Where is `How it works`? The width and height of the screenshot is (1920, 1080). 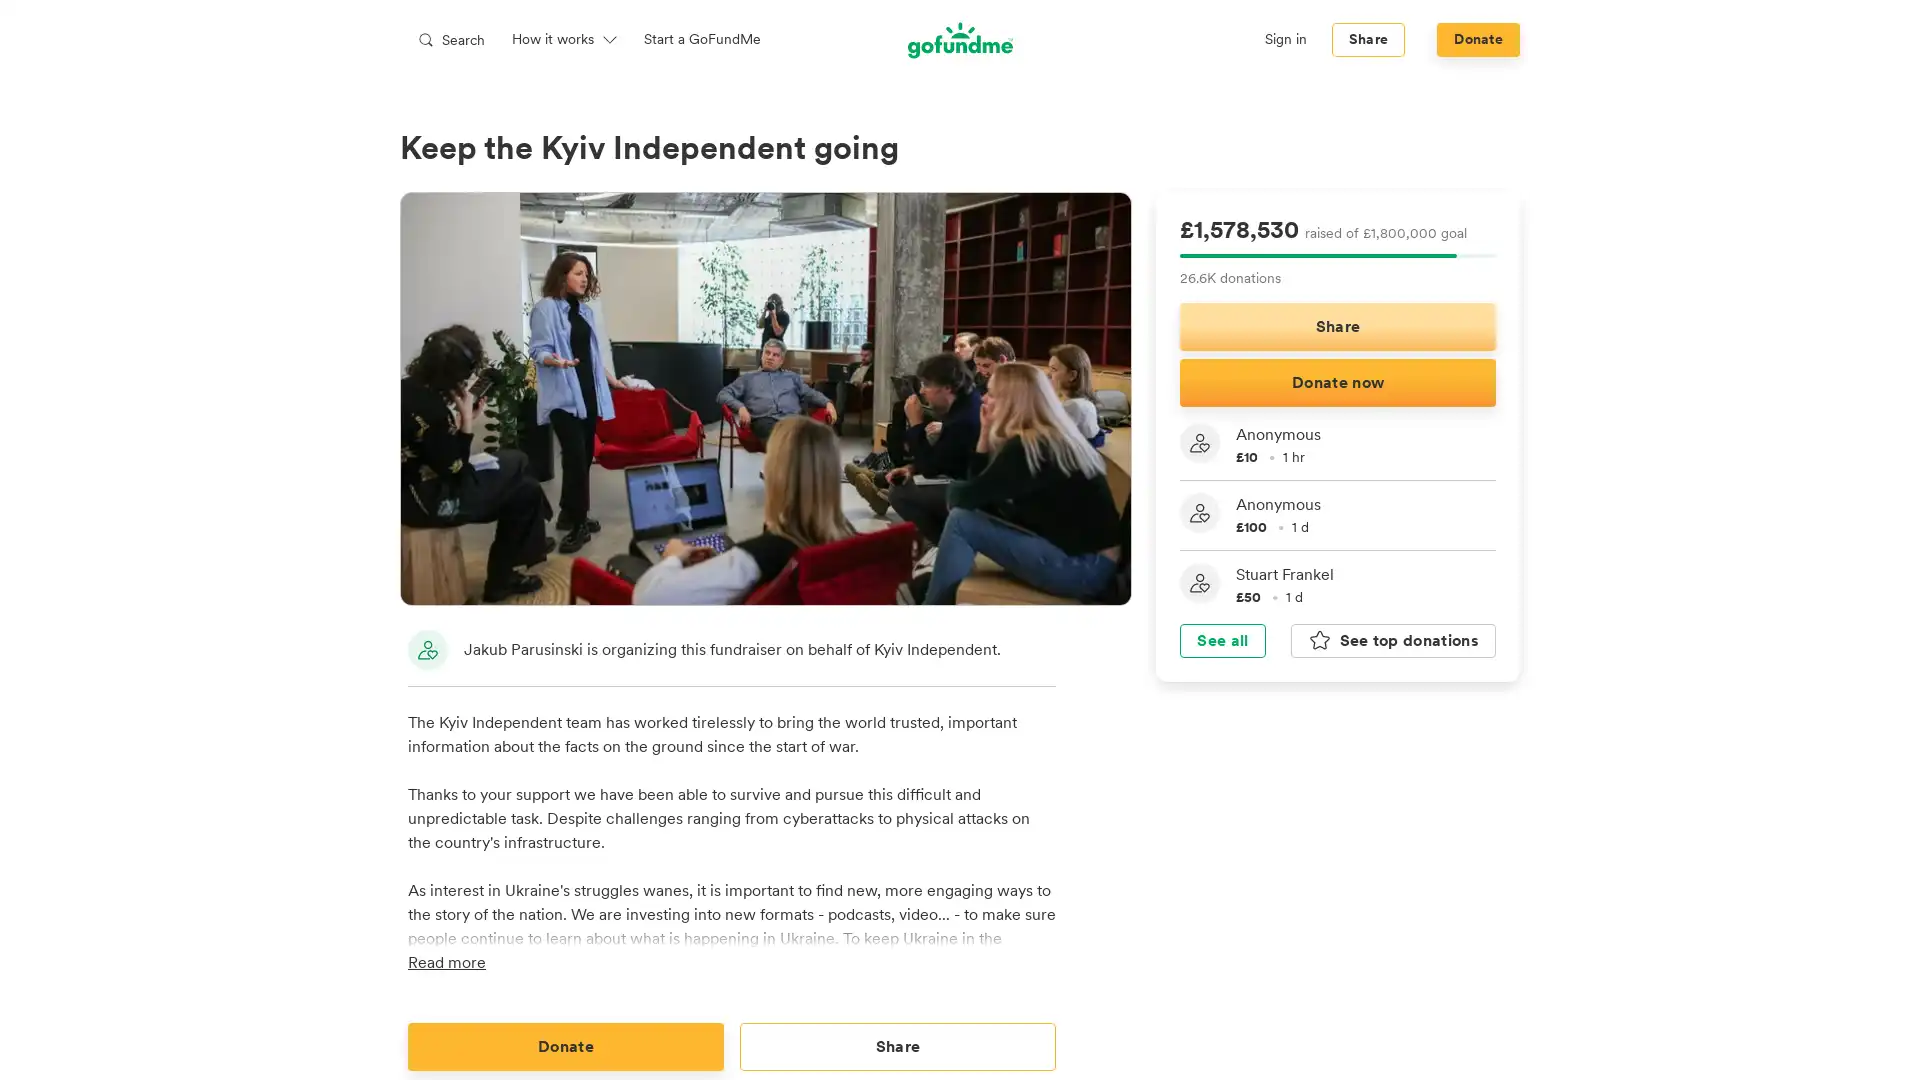 How it works is located at coordinates (564, 39).